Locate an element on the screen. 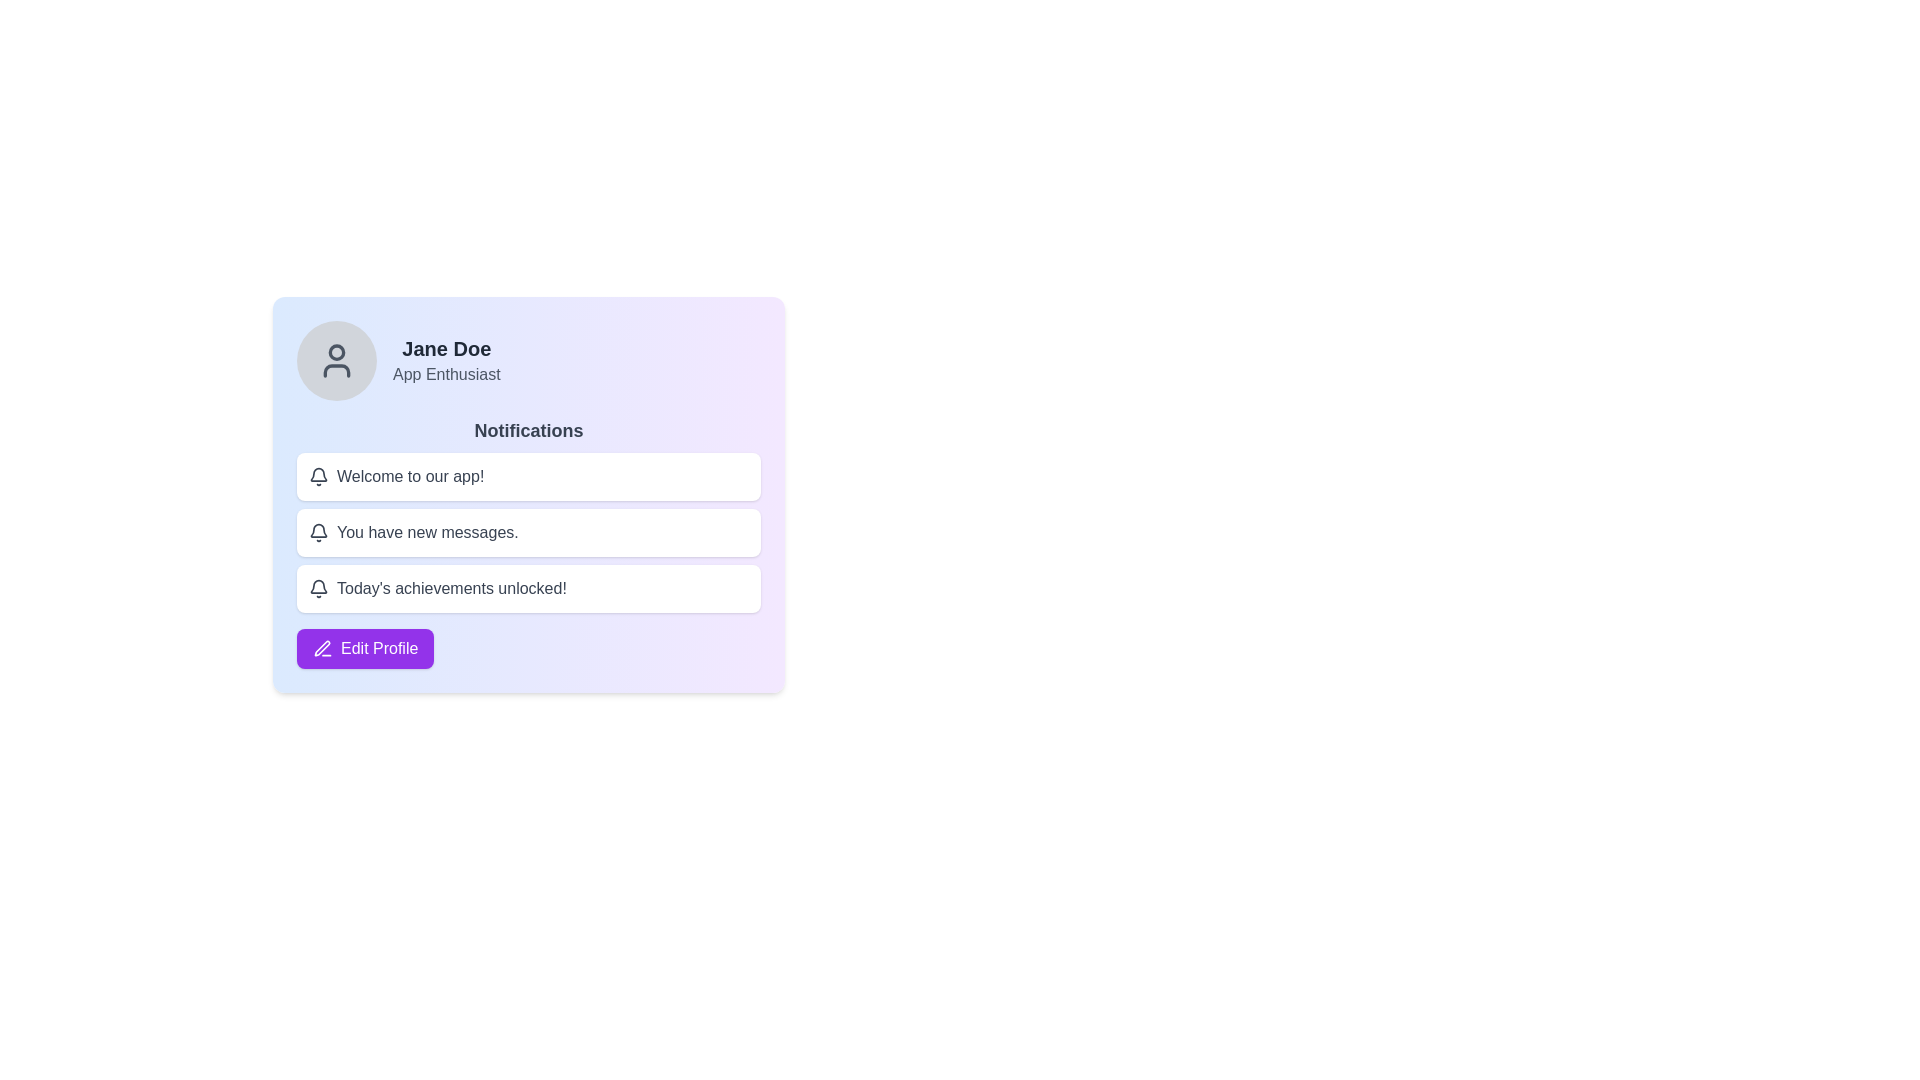  the vector graphic icon representing a pen or edit tool, located inside the 'Edit Profile' button at the bottom of the user information card is located at coordinates (322, 648).